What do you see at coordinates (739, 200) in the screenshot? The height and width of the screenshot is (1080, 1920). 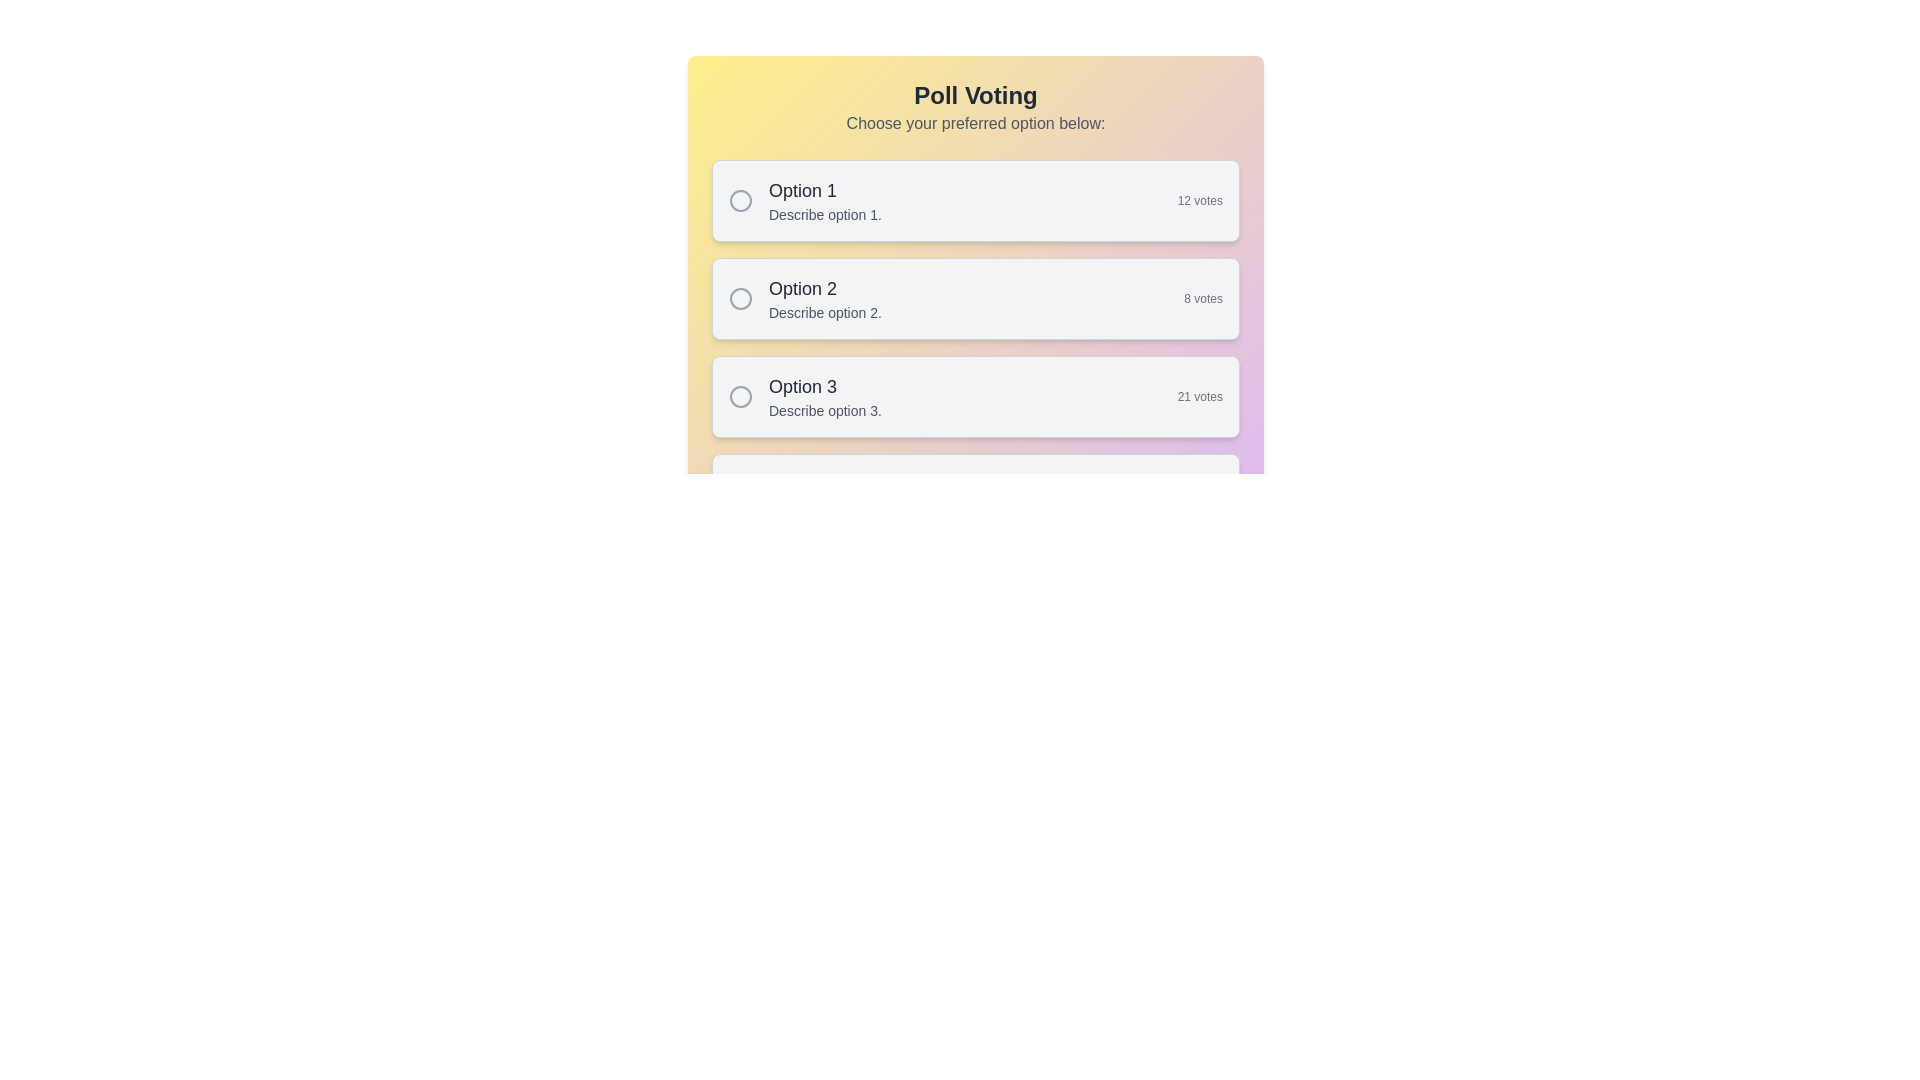 I see `the circular icon to the immediate left of the text 'Option 1' in the voting interface` at bounding box center [739, 200].